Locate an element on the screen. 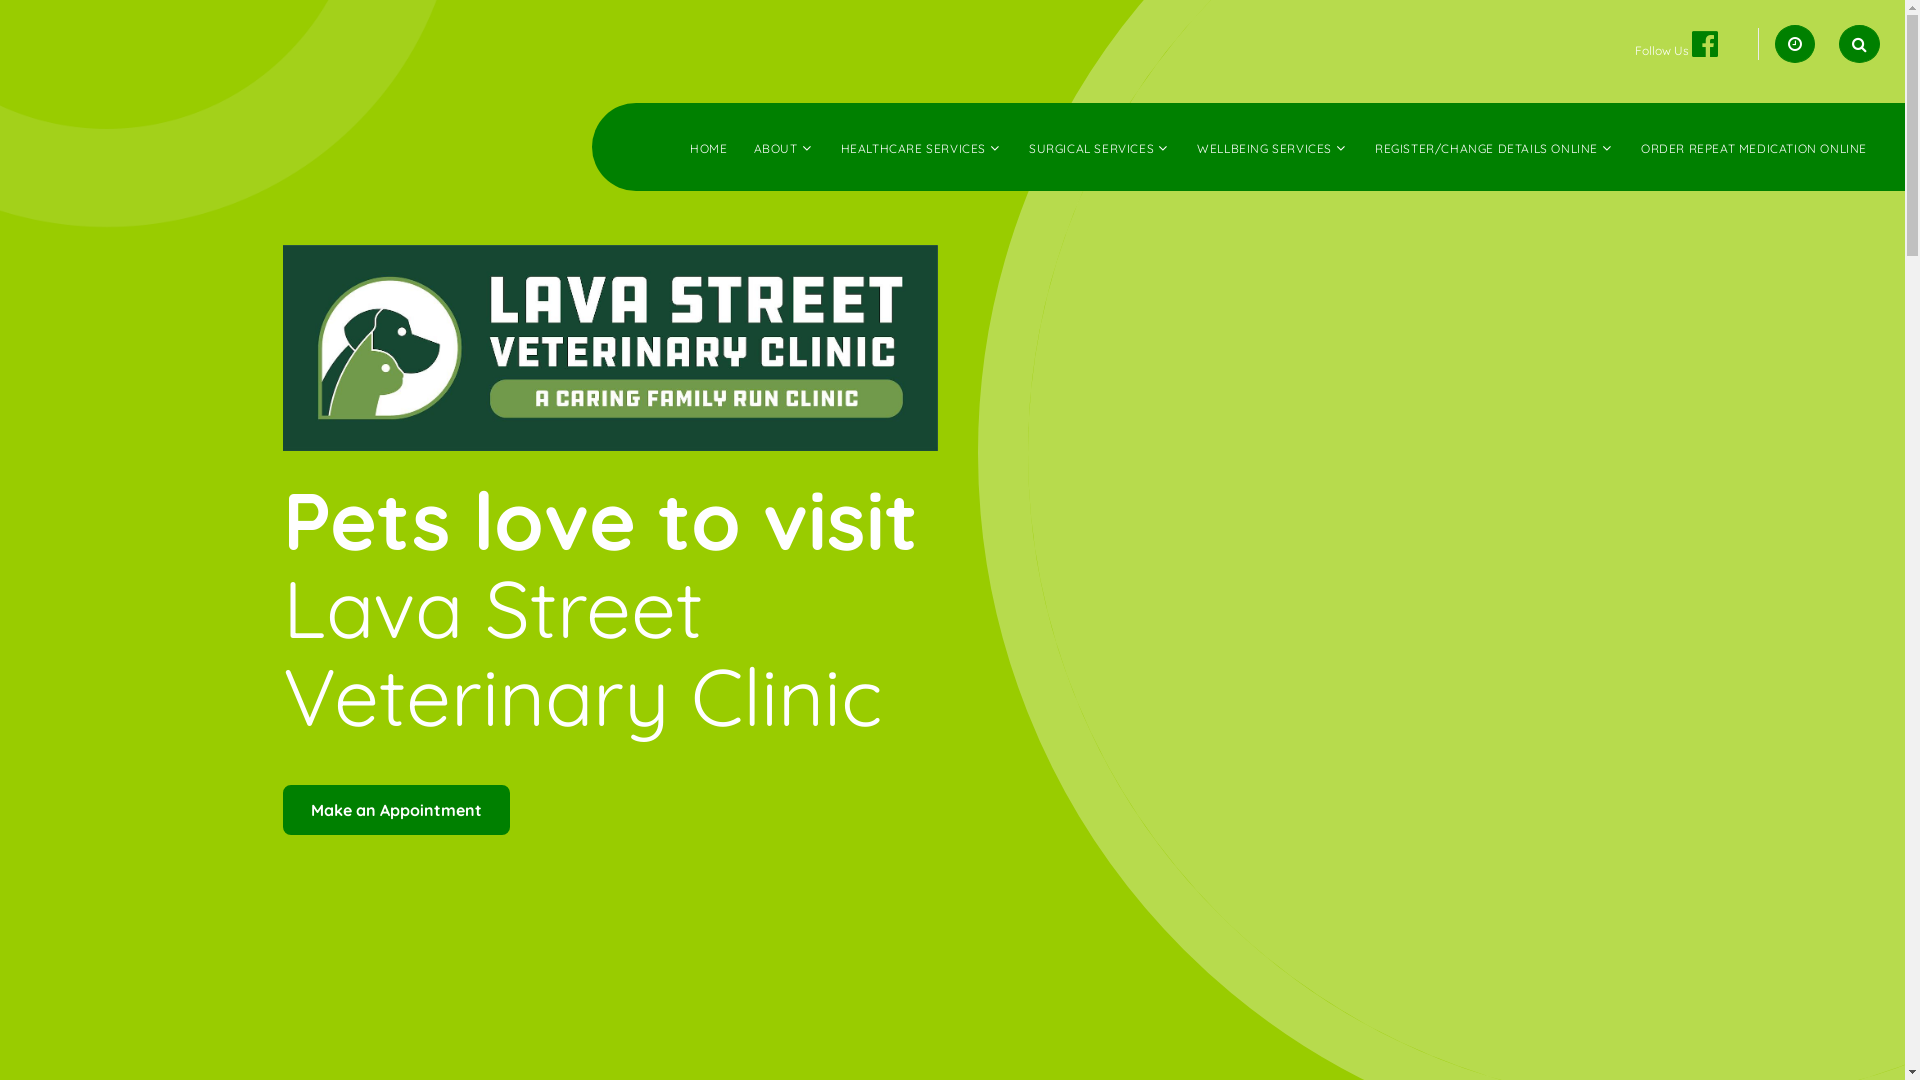 This screenshot has width=1920, height=1080. 'Make an Appointment' is located at coordinates (395, 810).